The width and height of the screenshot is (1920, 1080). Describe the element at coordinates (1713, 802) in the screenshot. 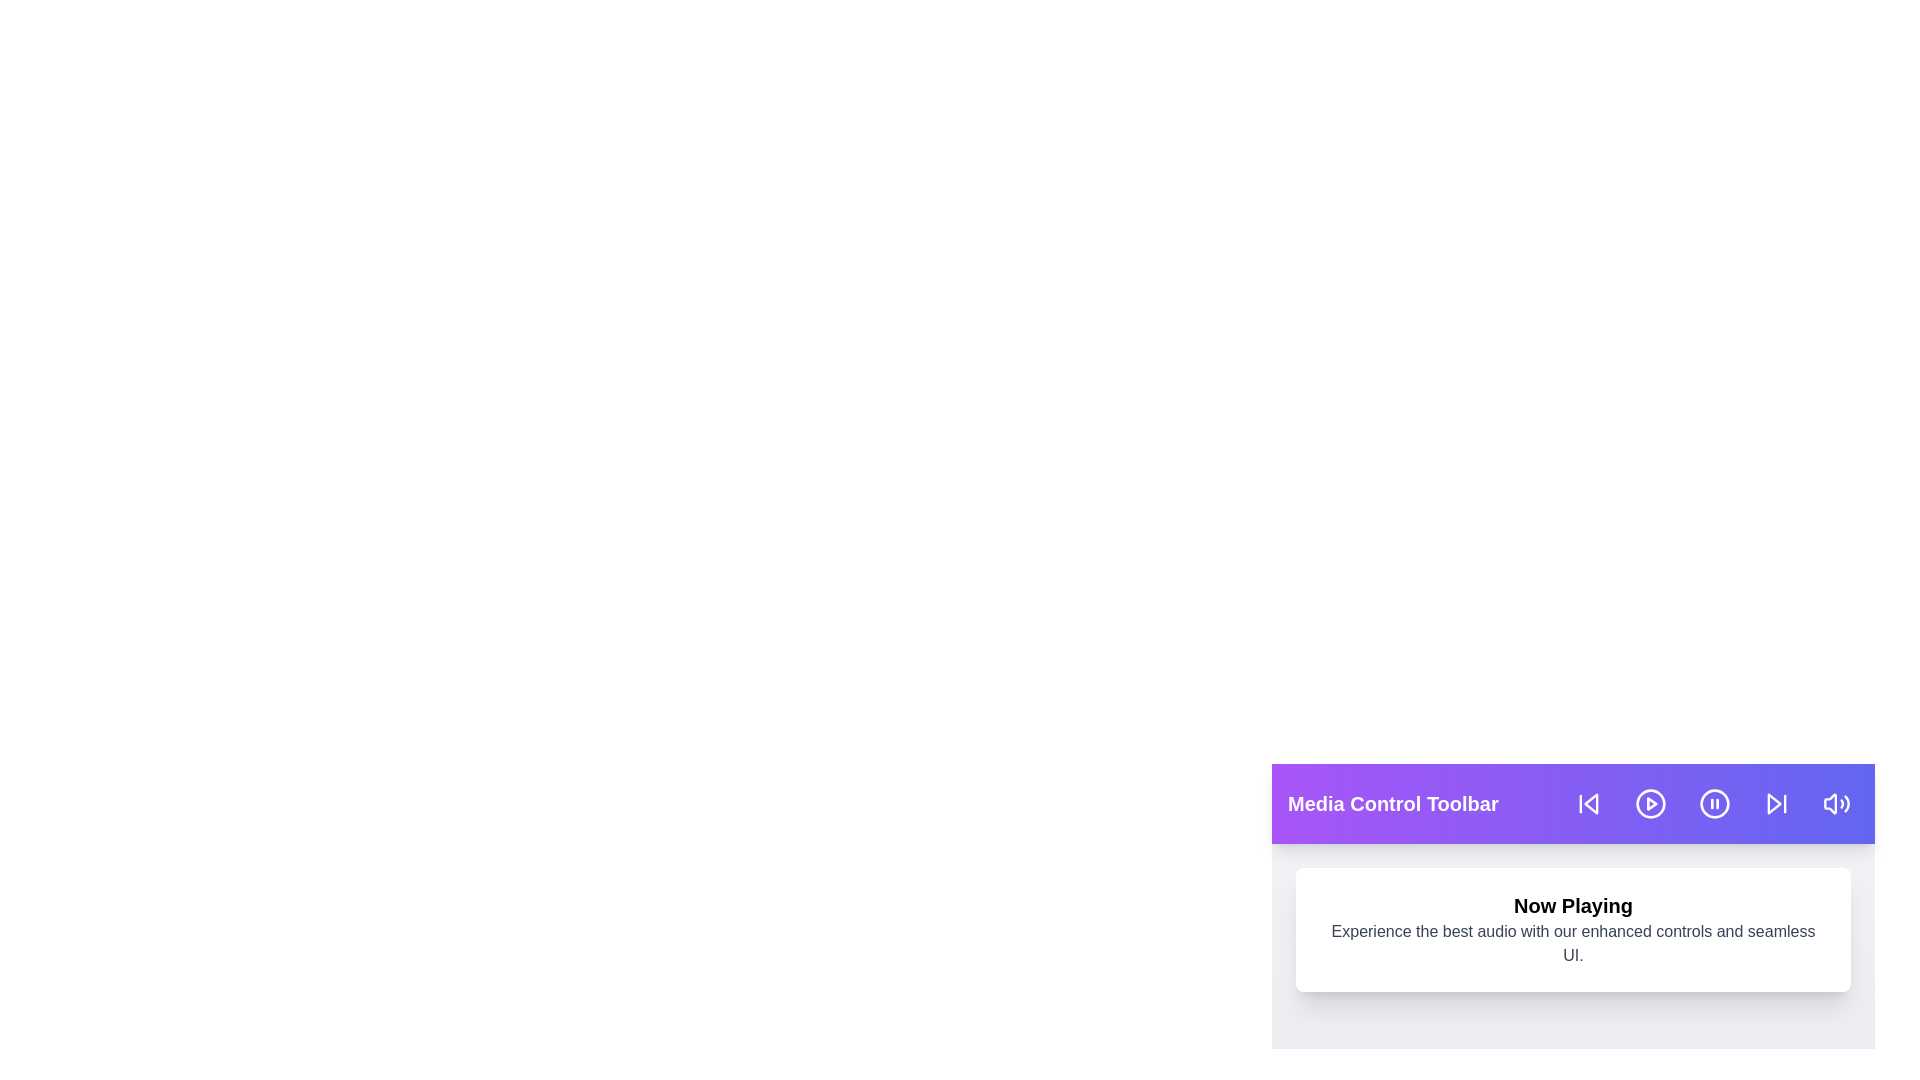

I see `the pause button in the media control toolbar` at that location.